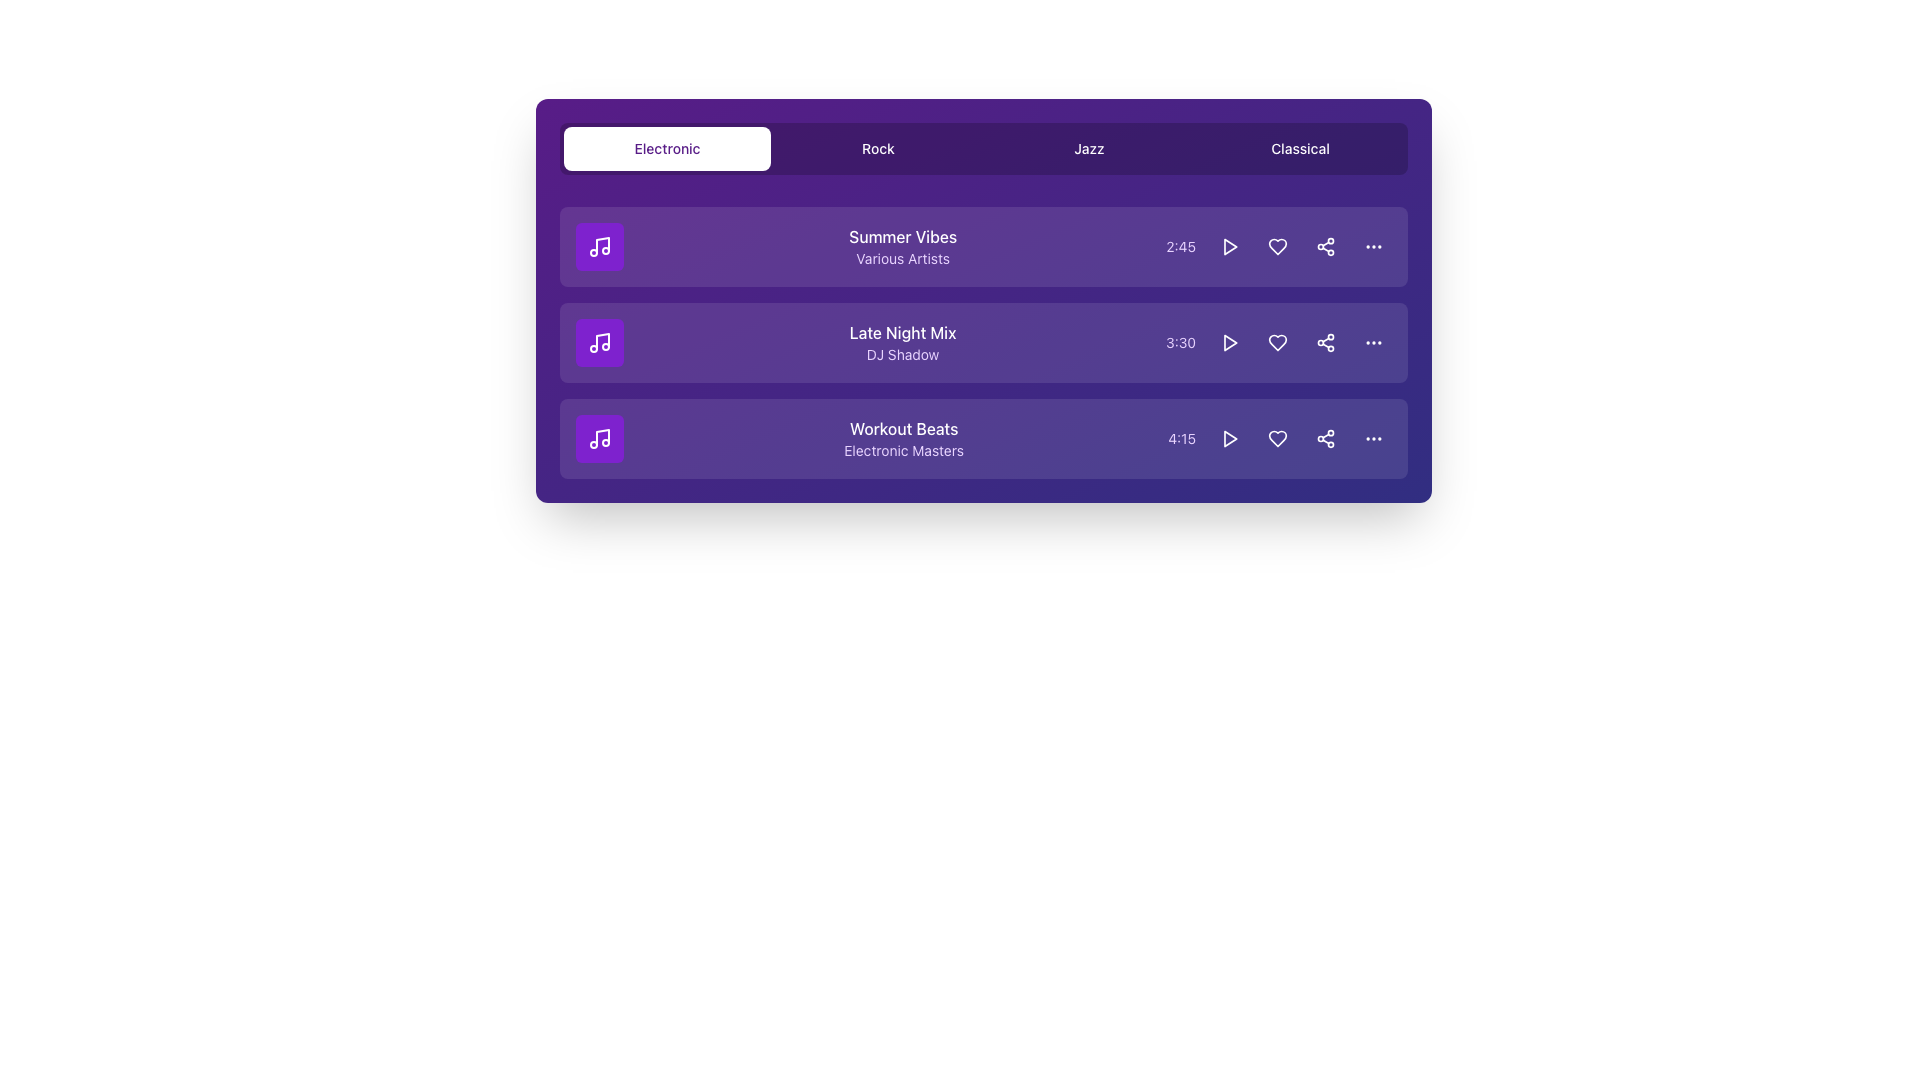 The image size is (1920, 1080). What do you see at coordinates (1276, 438) in the screenshot?
I see `the heart-shaped icon button within the 'Workout Beats' playlist entry` at bounding box center [1276, 438].